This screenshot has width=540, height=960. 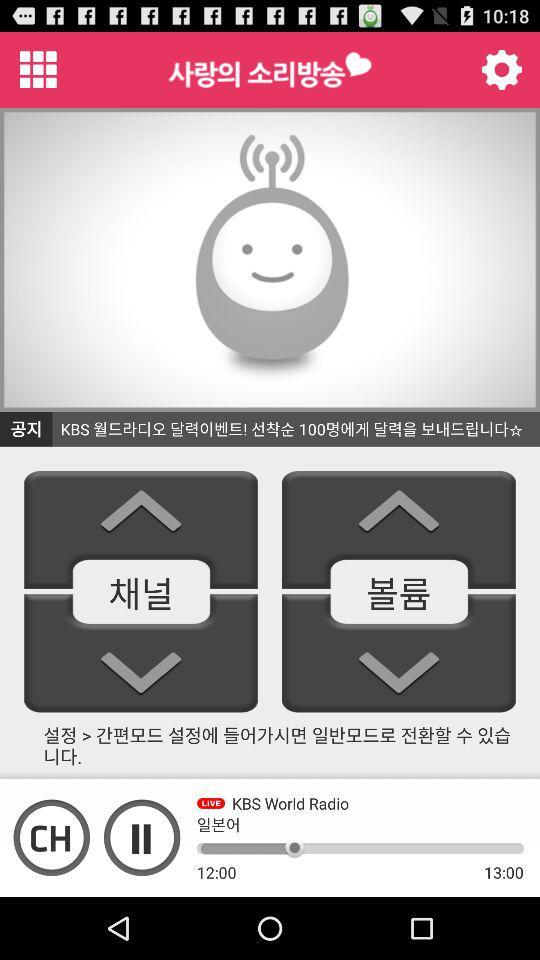 What do you see at coordinates (38, 74) in the screenshot?
I see `the dialpad icon` at bounding box center [38, 74].